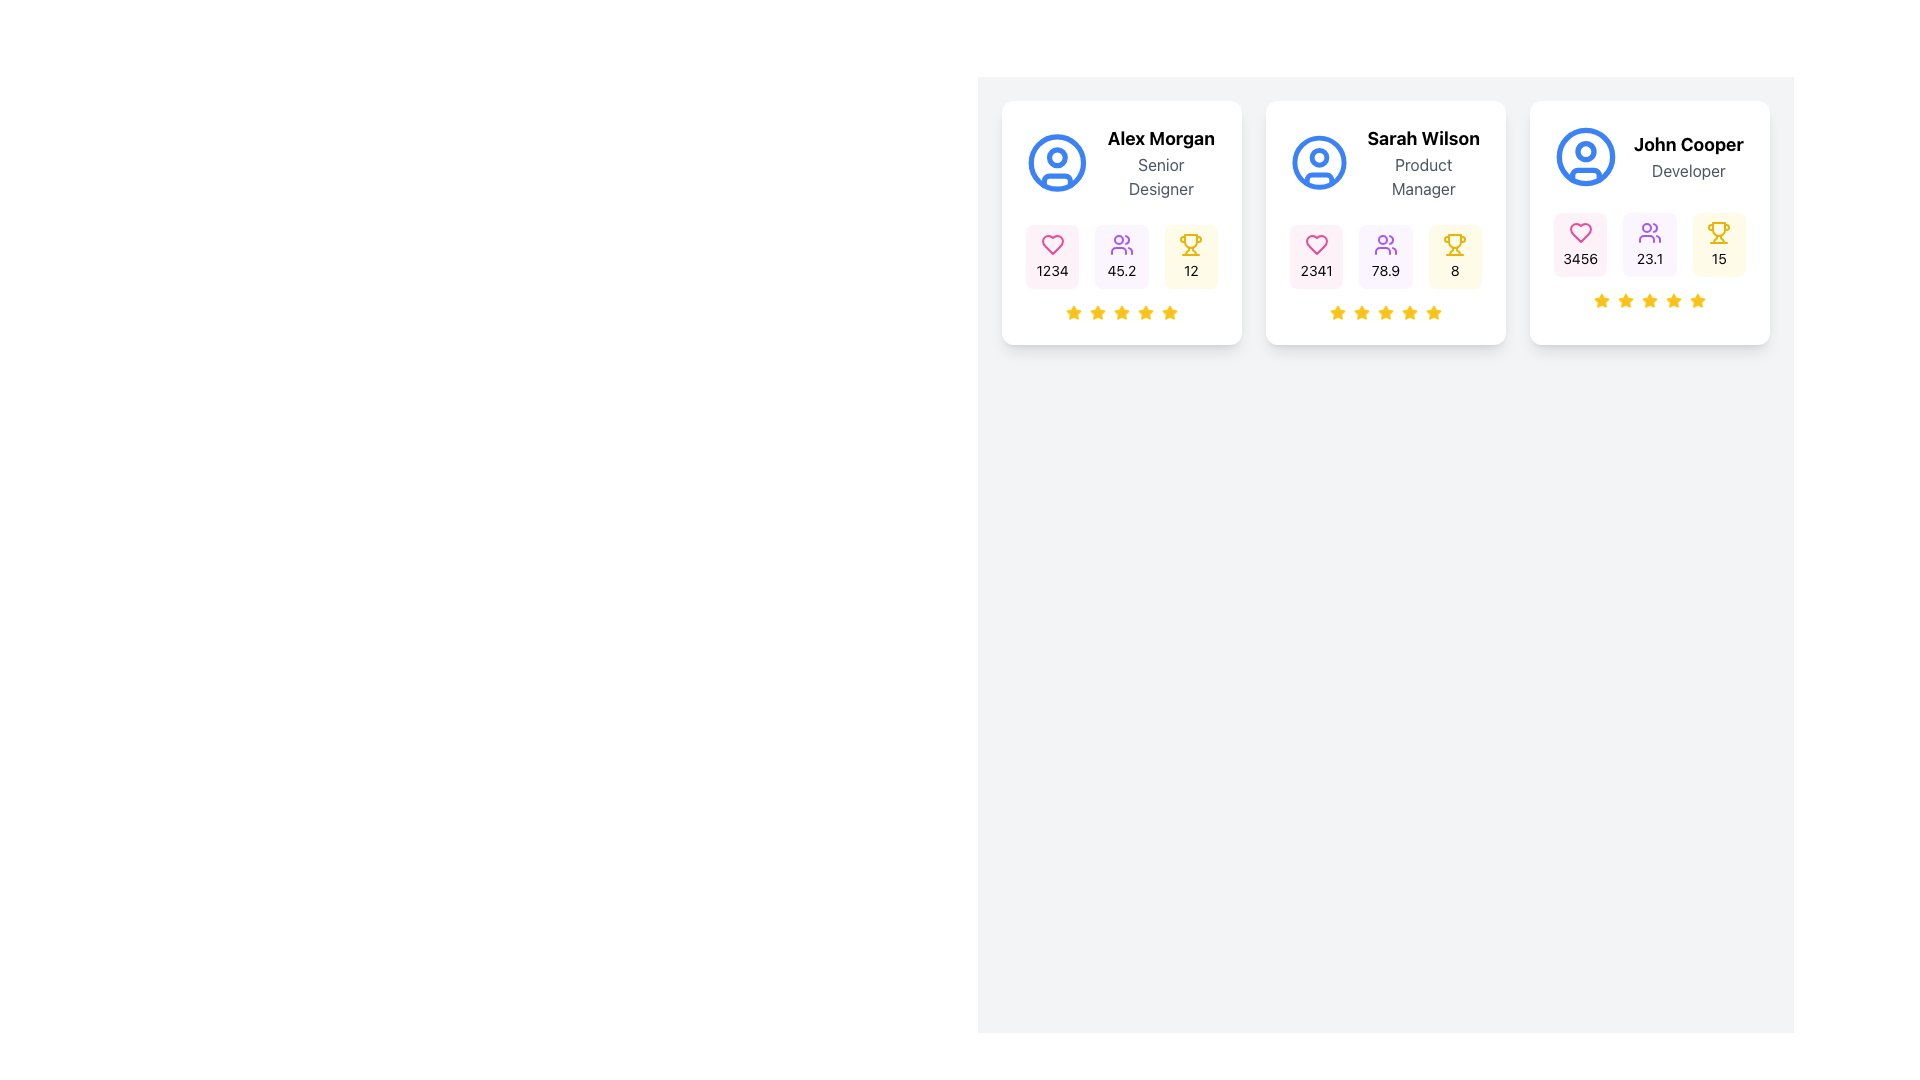 Image resolution: width=1920 pixels, height=1080 pixels. Describe the element at coordinates (1650, 300) in the screenshot. I see `the fourth rating star icon located underneath the profile card of 'John Cooper' in the grid layout` at that location.